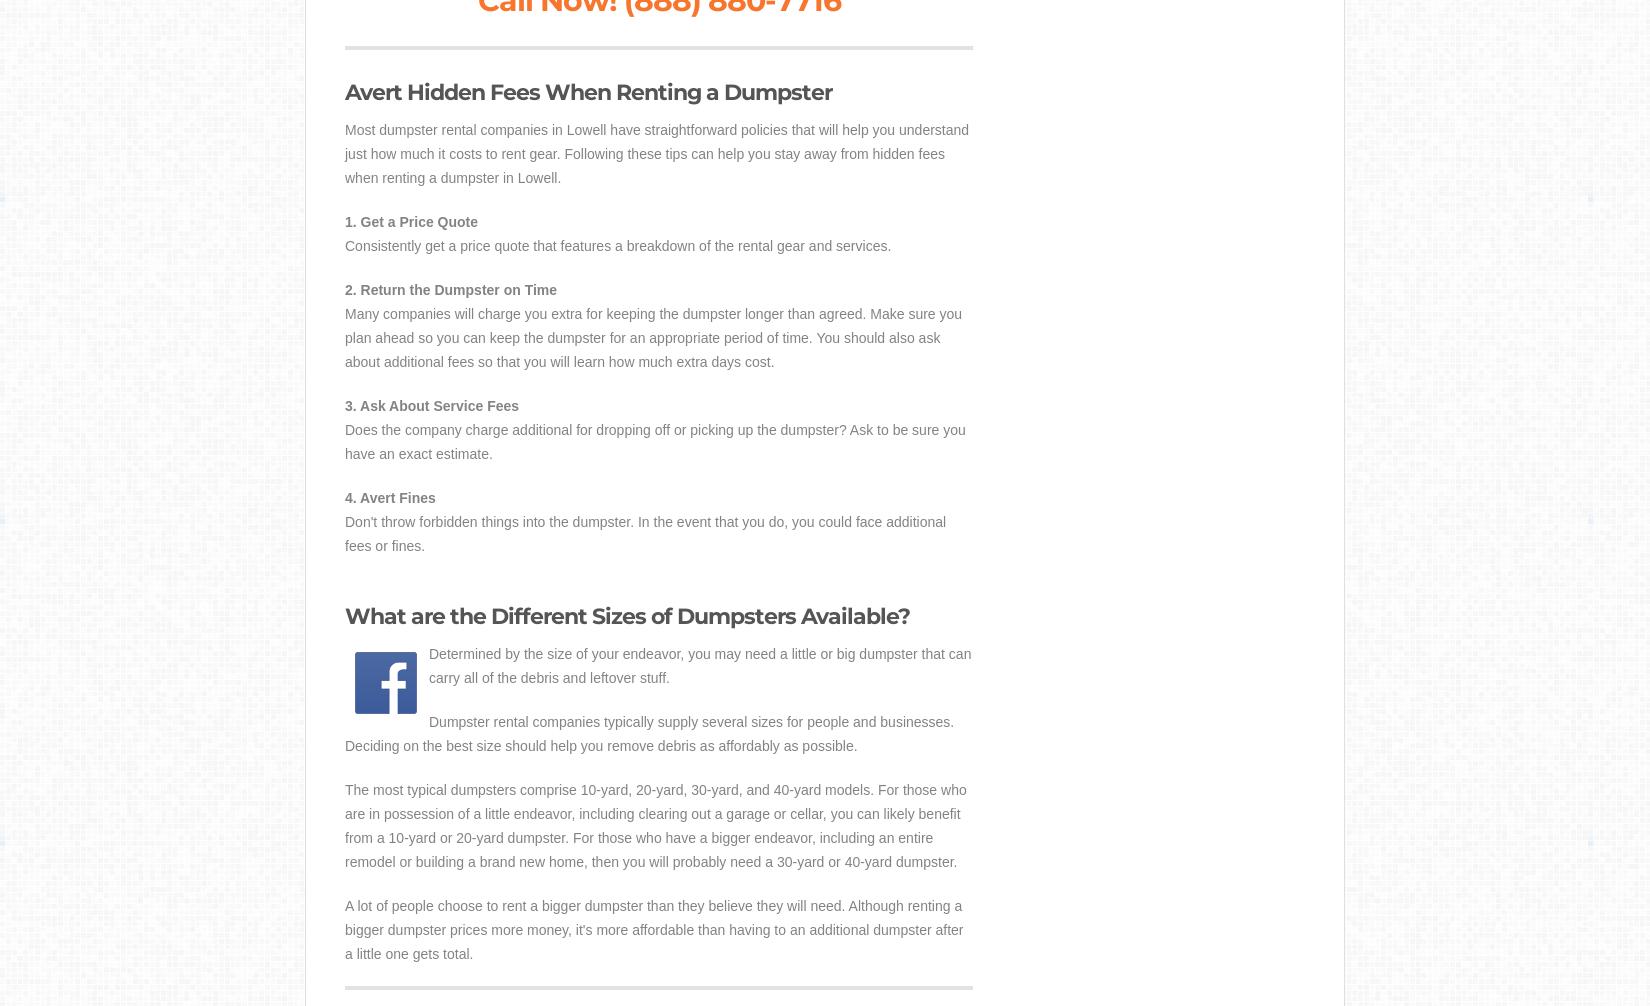 This screenshot has height=1006, width=1650. I want to click on 'Many companies will charge you extra for keeping the dumpster longer than agreed. Make sure you plan ahead so you can keep the dumpster for an appropriate period of time. You should also ask about additional fees so that you will learn how much extra days cost.', so click(652, 337).